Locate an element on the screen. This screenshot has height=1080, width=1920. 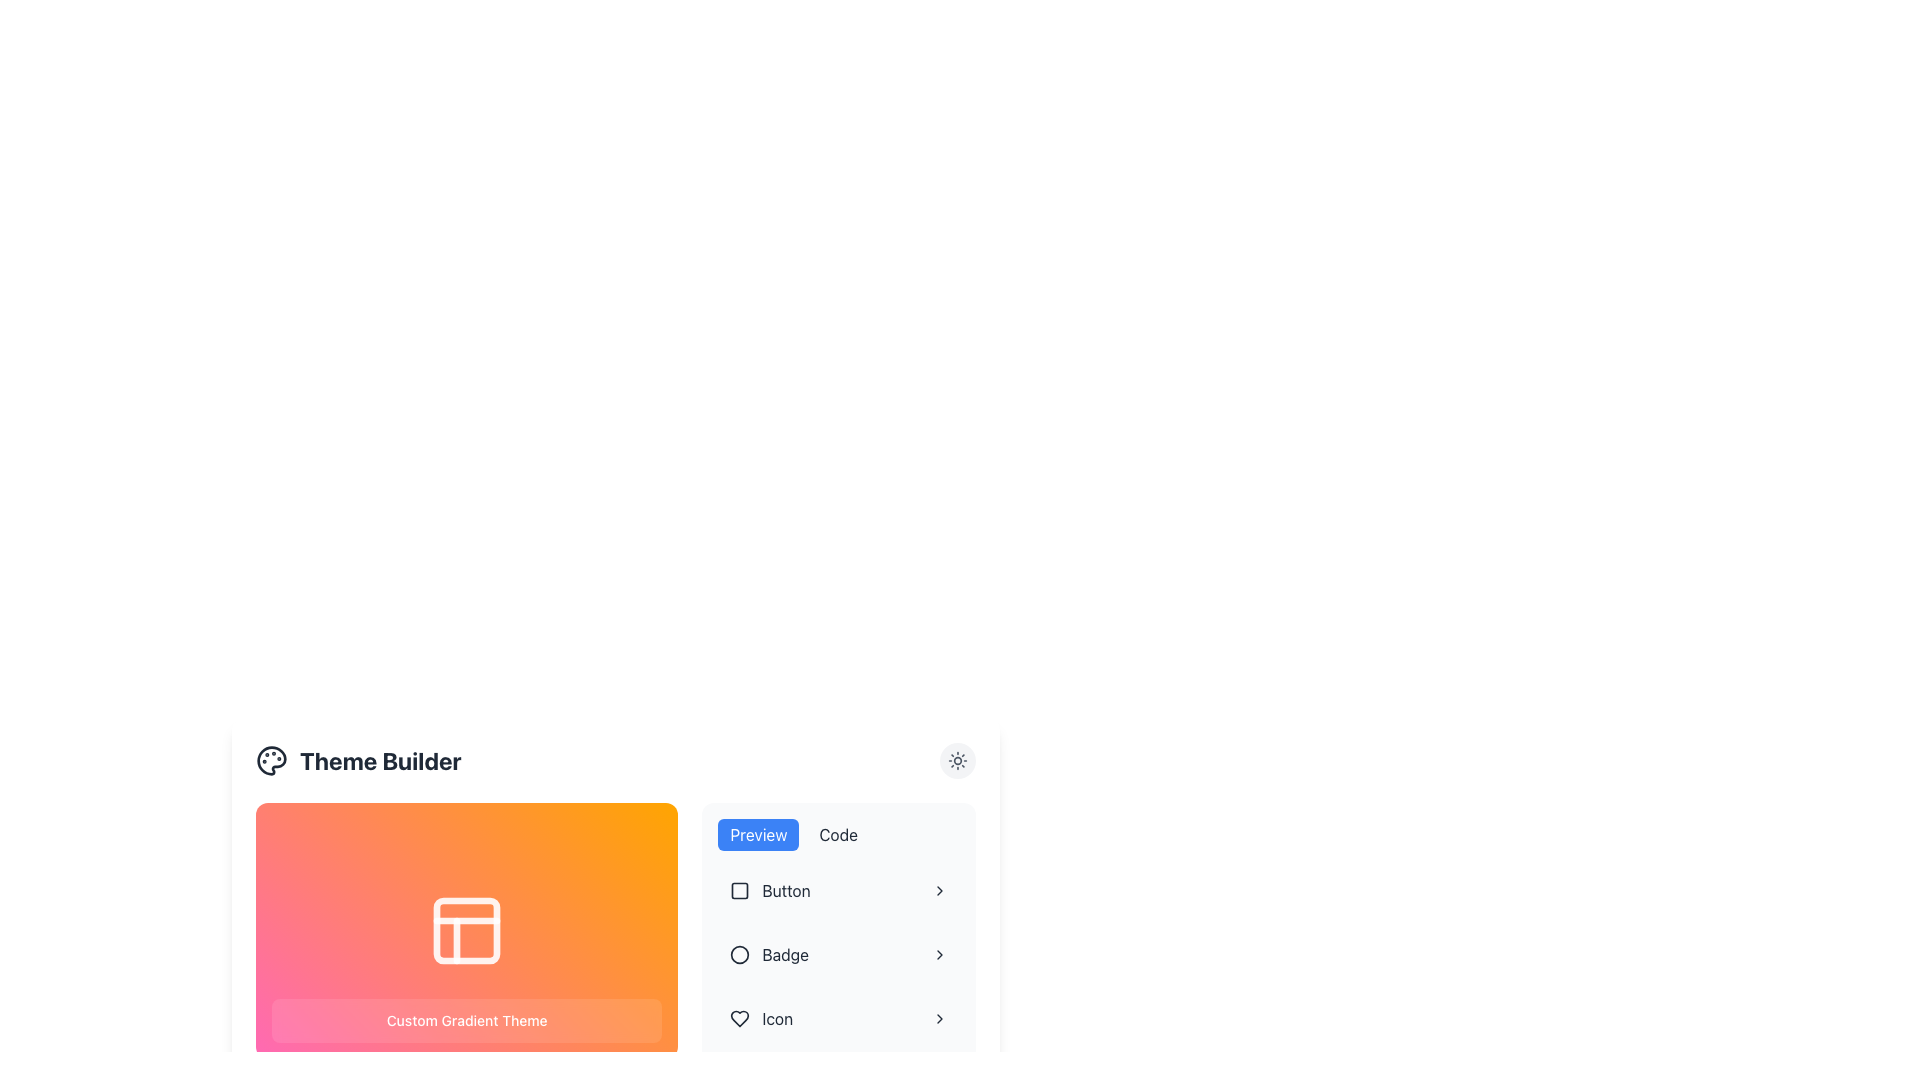
the small, right-pointing chevron icon located at the far right end of the 'Badge' section is located at coordinates (939, 954).